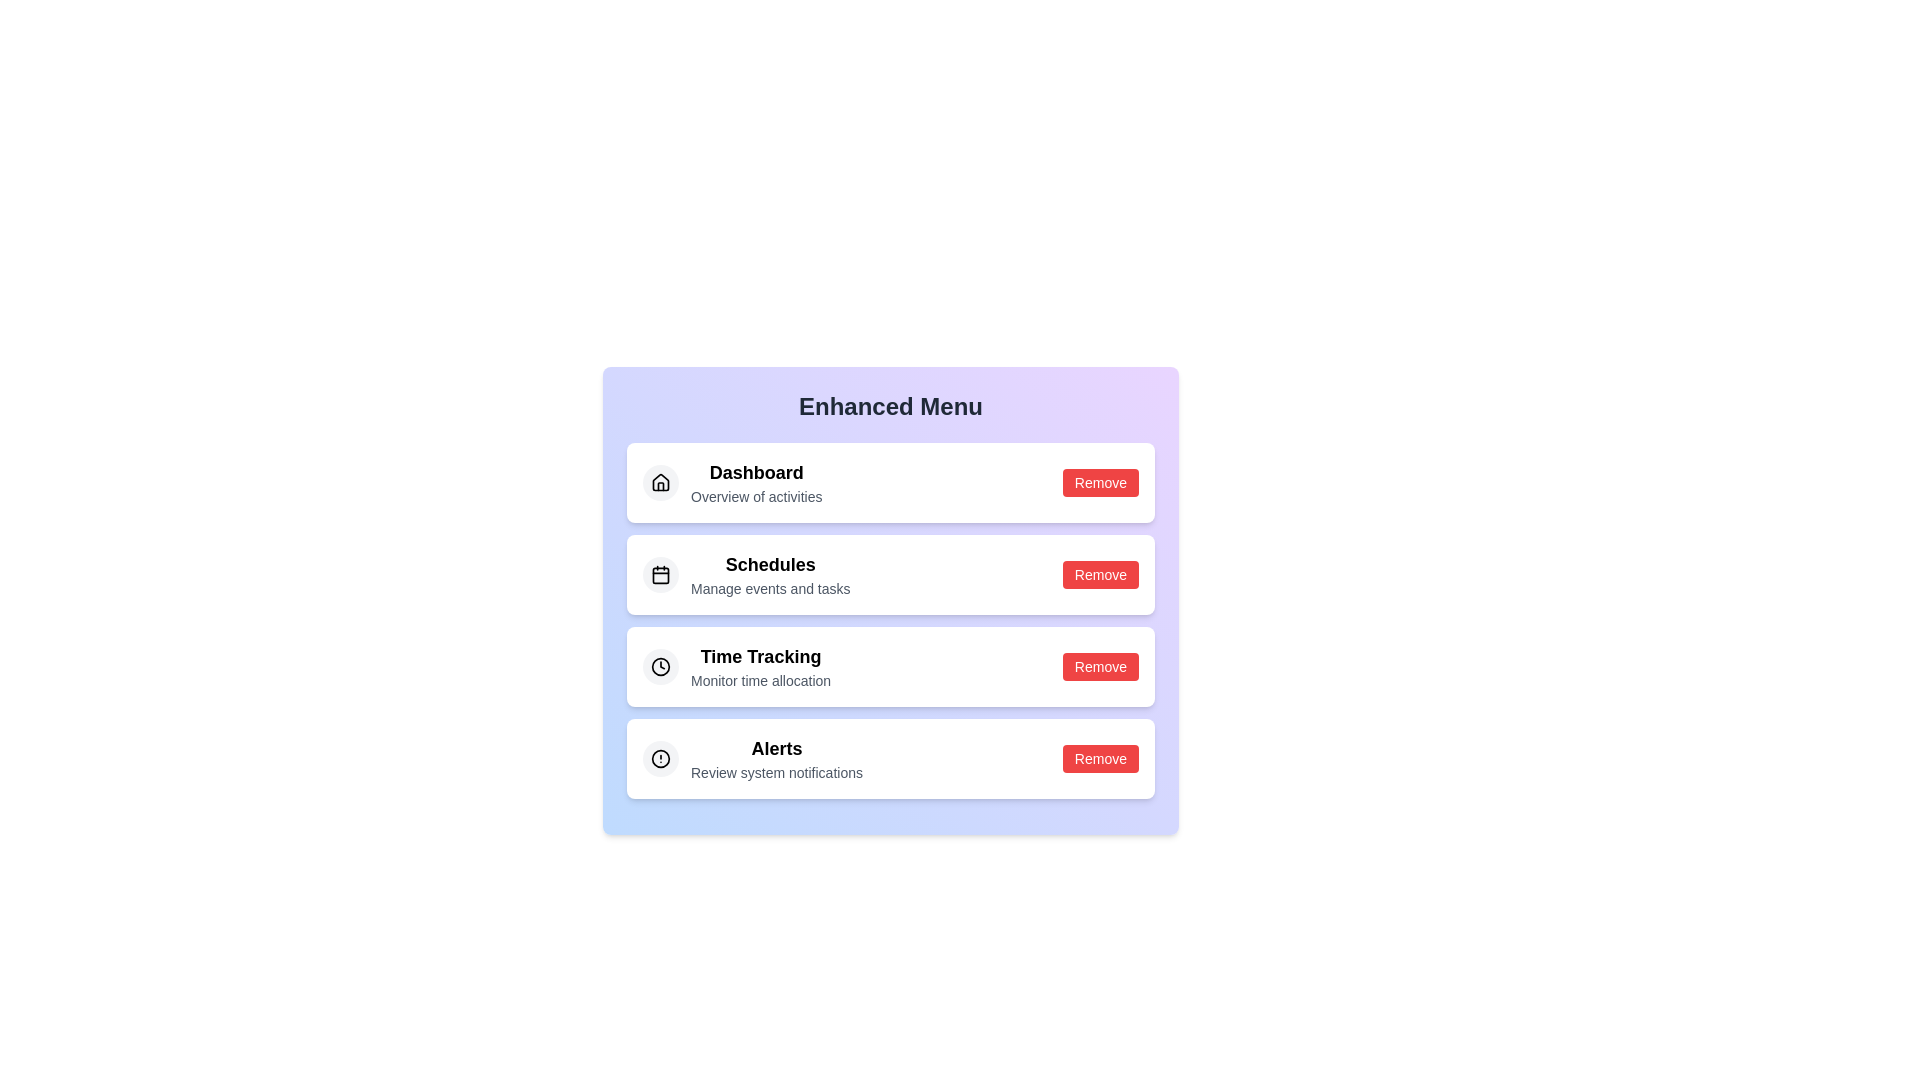 Image resolution: width=1920 pixels, height=1080 pixels. What do you see at coordinates (1099, 482) in the screenshot?
I see `the 'Remove' button for the item with title Dashboard` at bounding box center [1099, 482].